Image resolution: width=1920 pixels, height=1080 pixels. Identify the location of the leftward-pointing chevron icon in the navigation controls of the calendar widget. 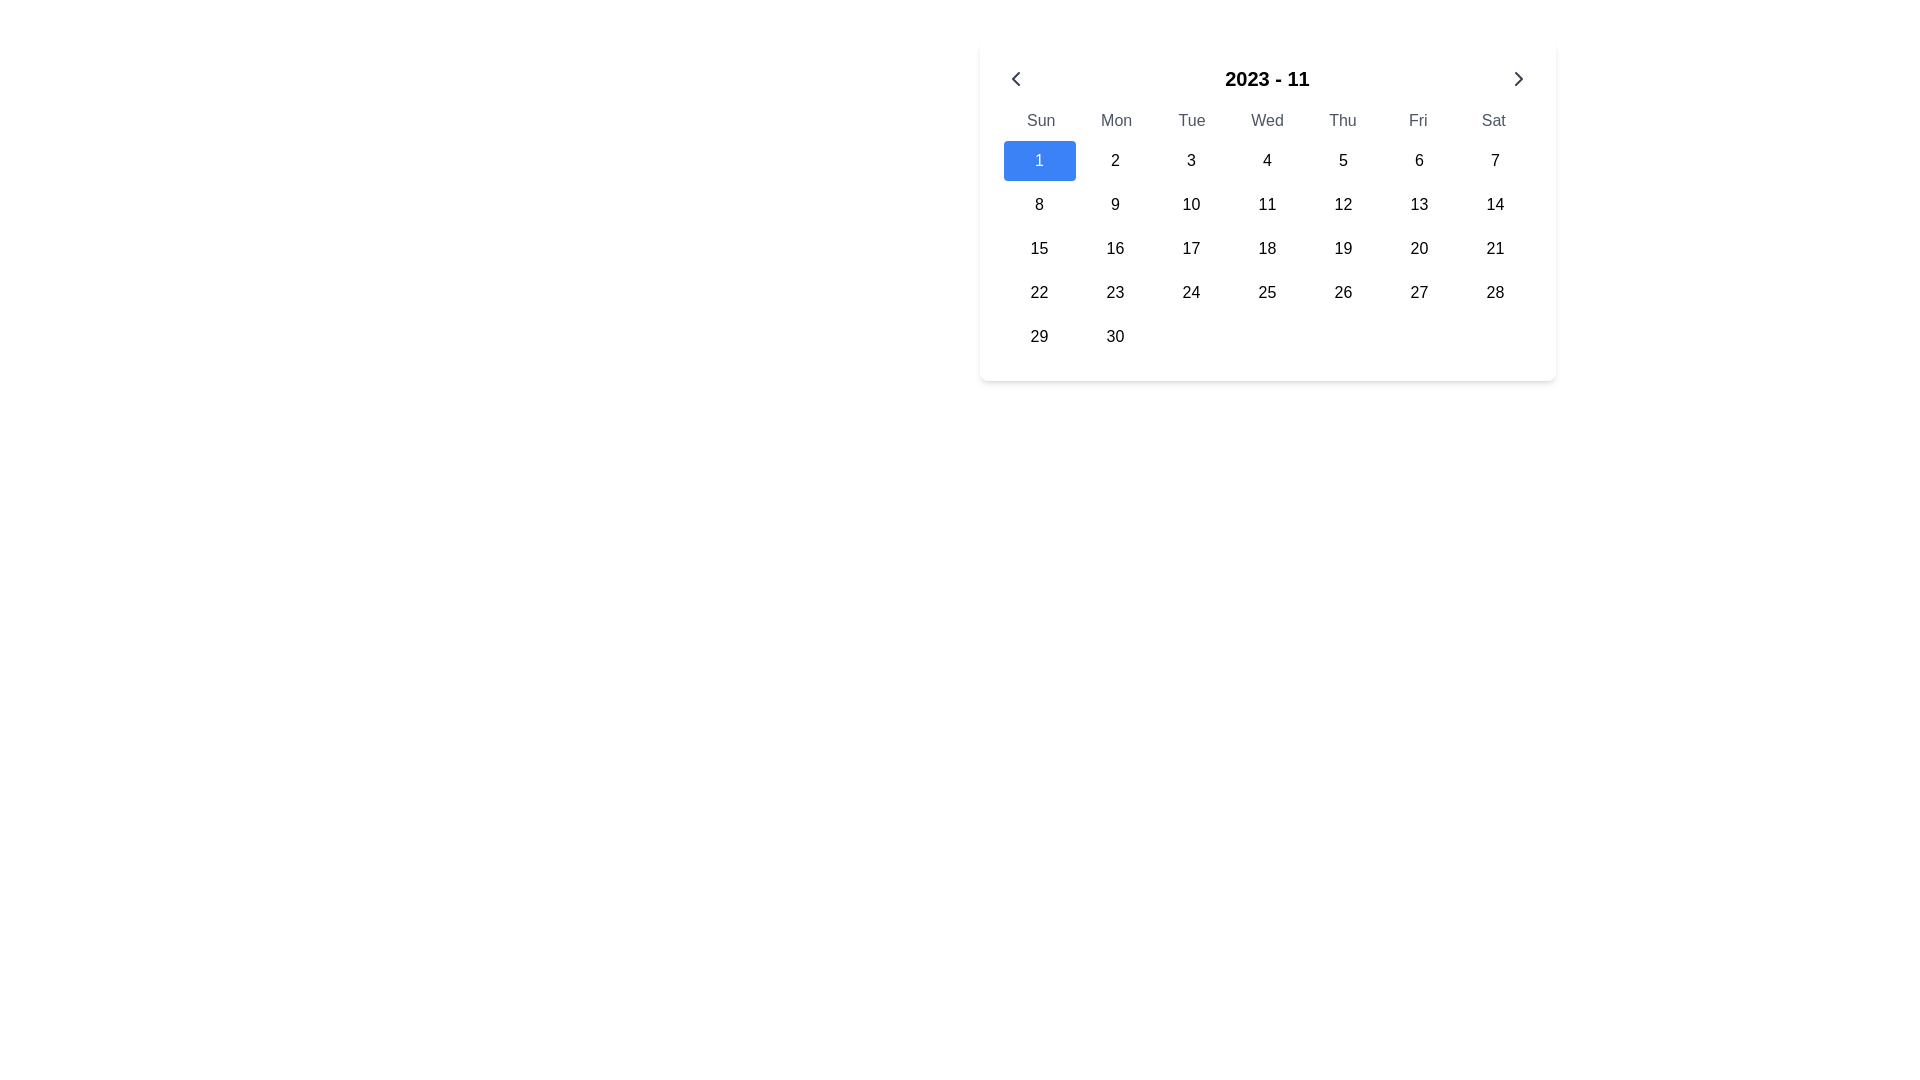
(1015, 77).